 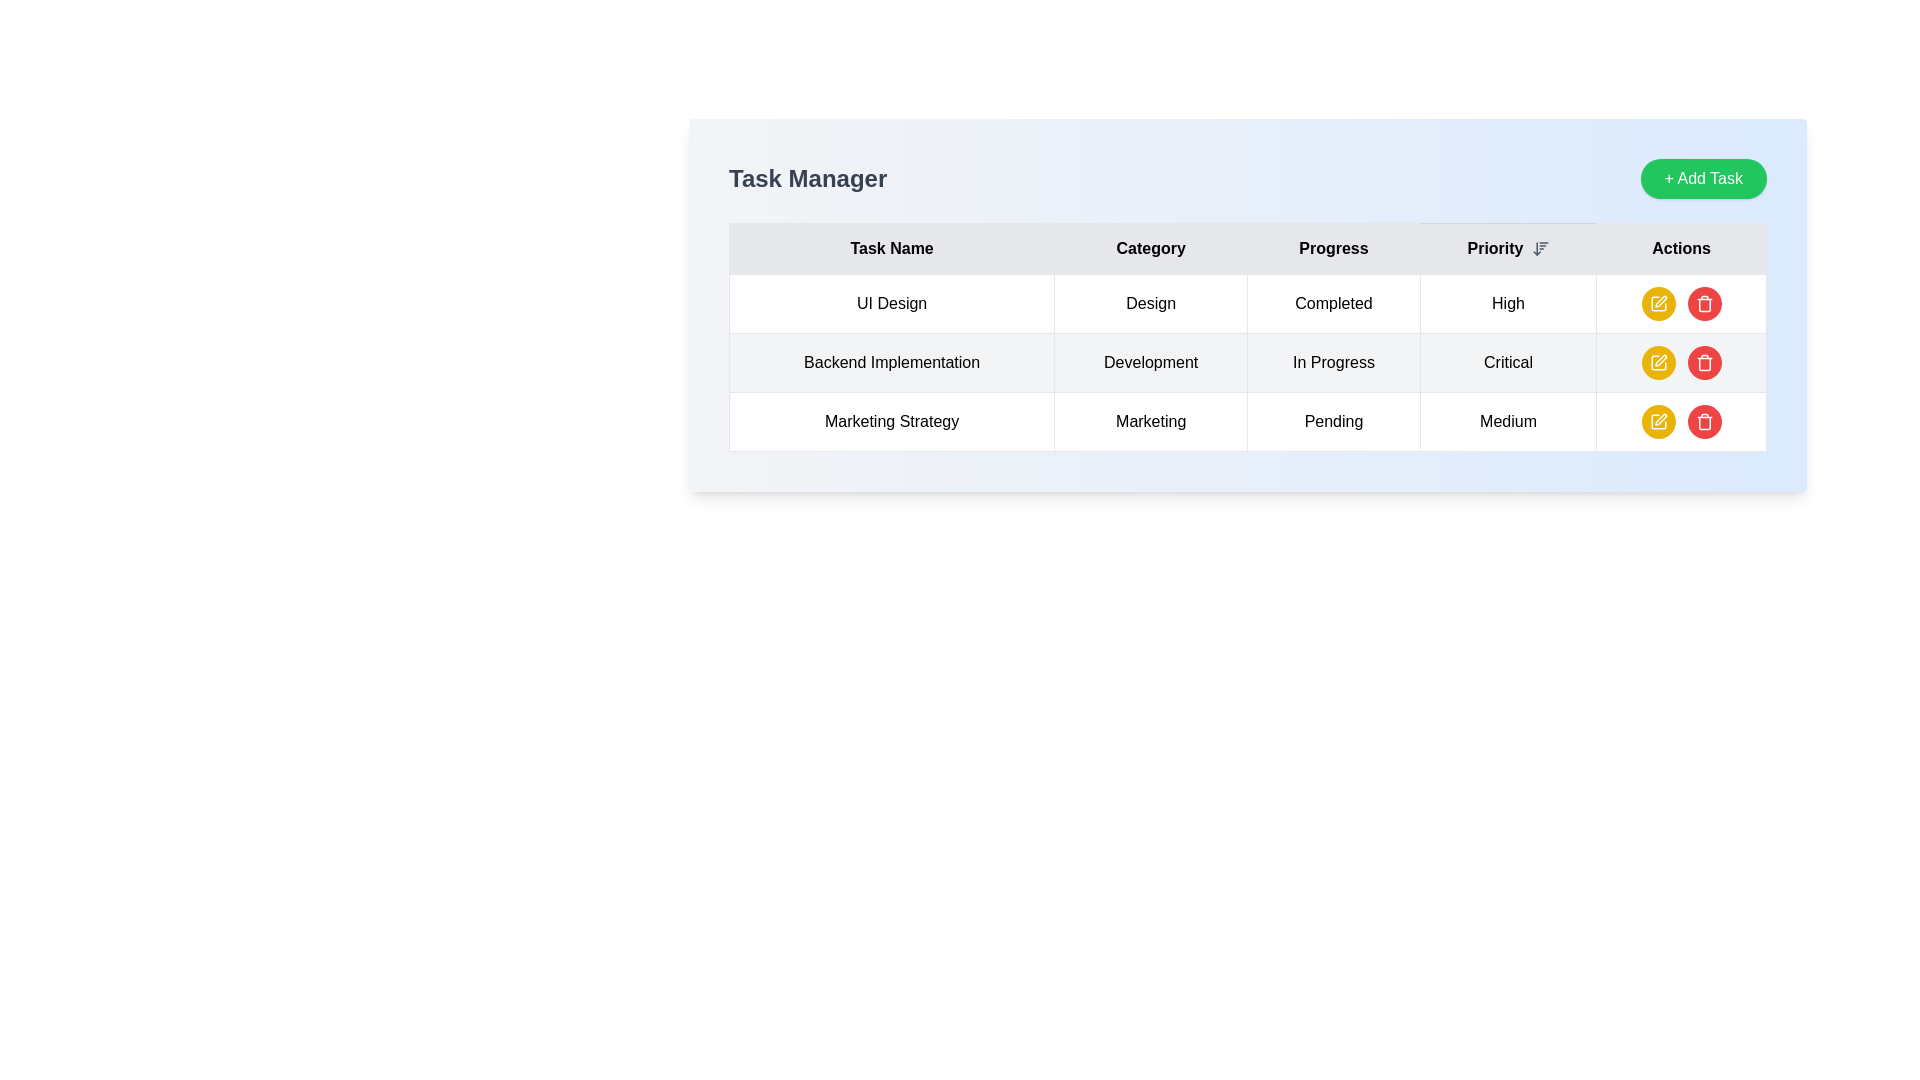 What do you see at coordinates (1151, 304) in the screenshot?
I see `the 'Design' text label within the bordered cell in the second column of the first row of the task table` at bounding box center [1151, 304].